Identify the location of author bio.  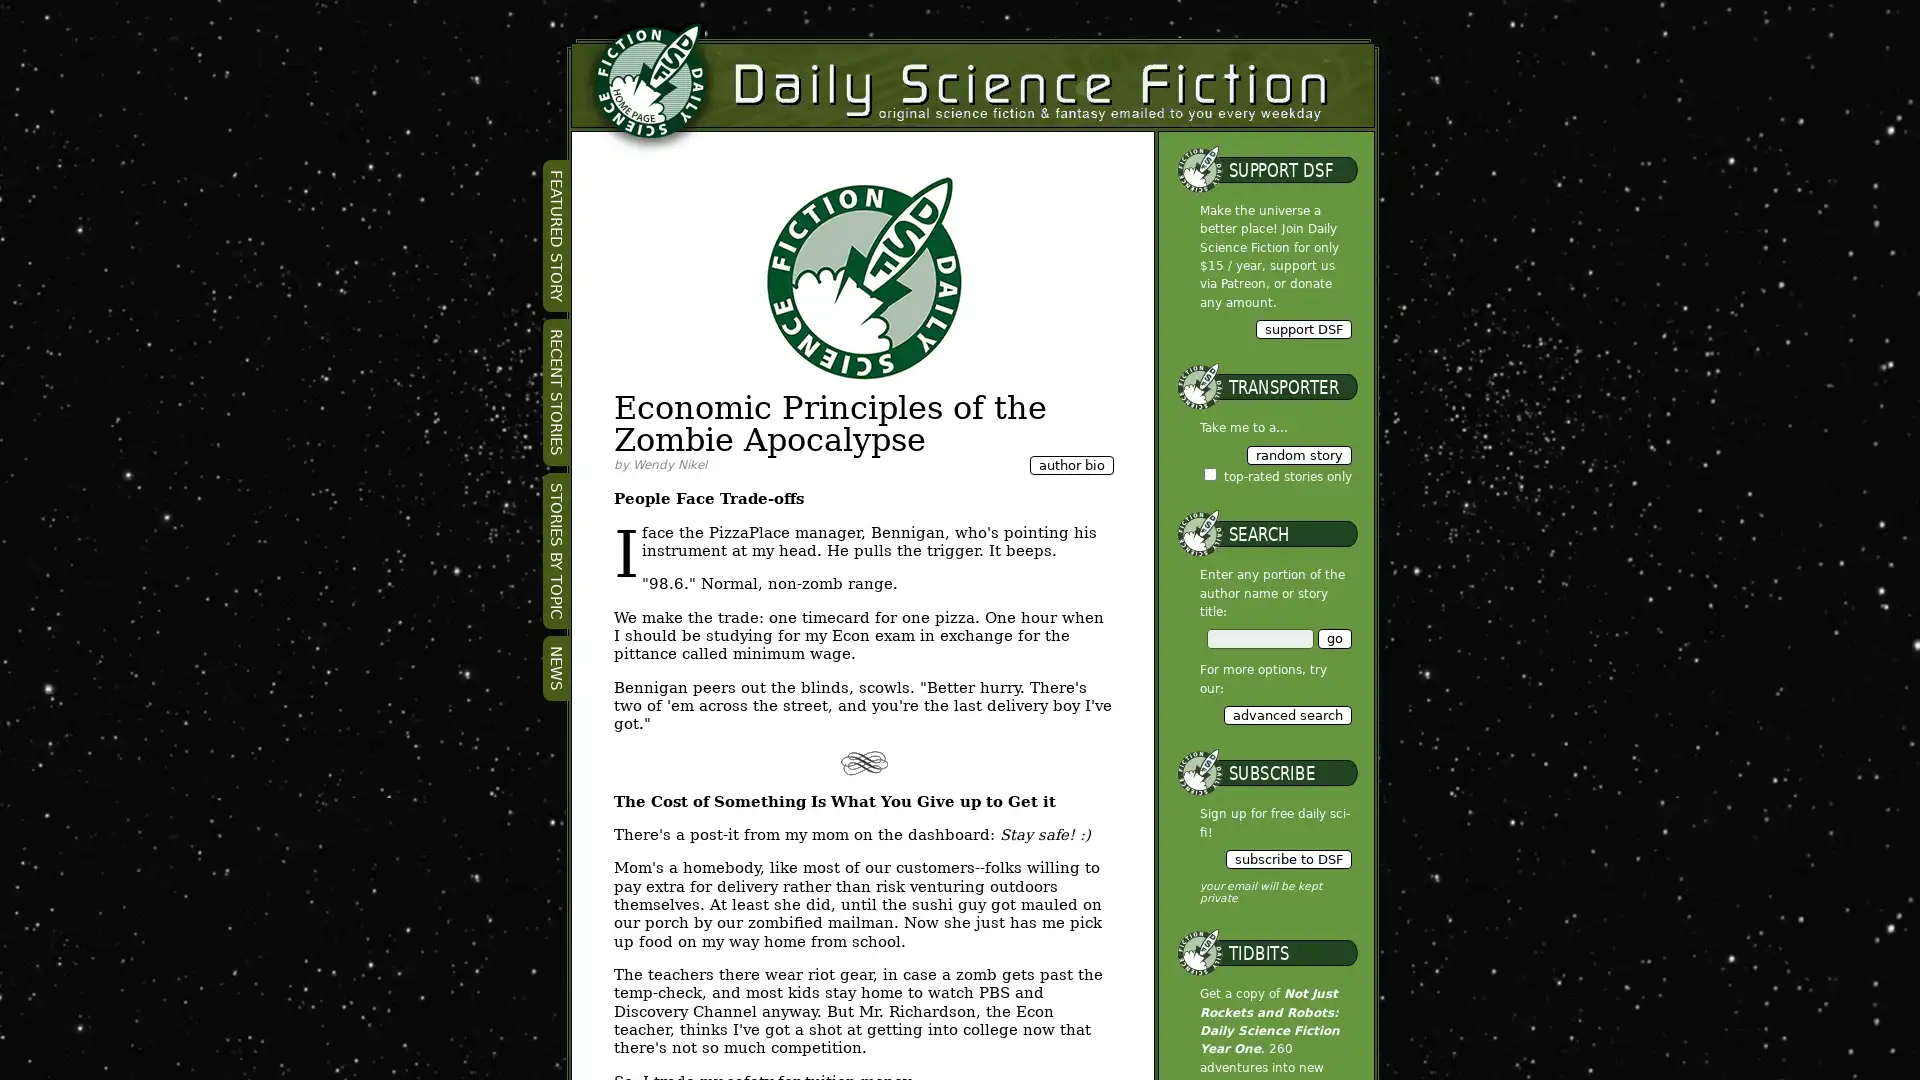
(1069, 465).